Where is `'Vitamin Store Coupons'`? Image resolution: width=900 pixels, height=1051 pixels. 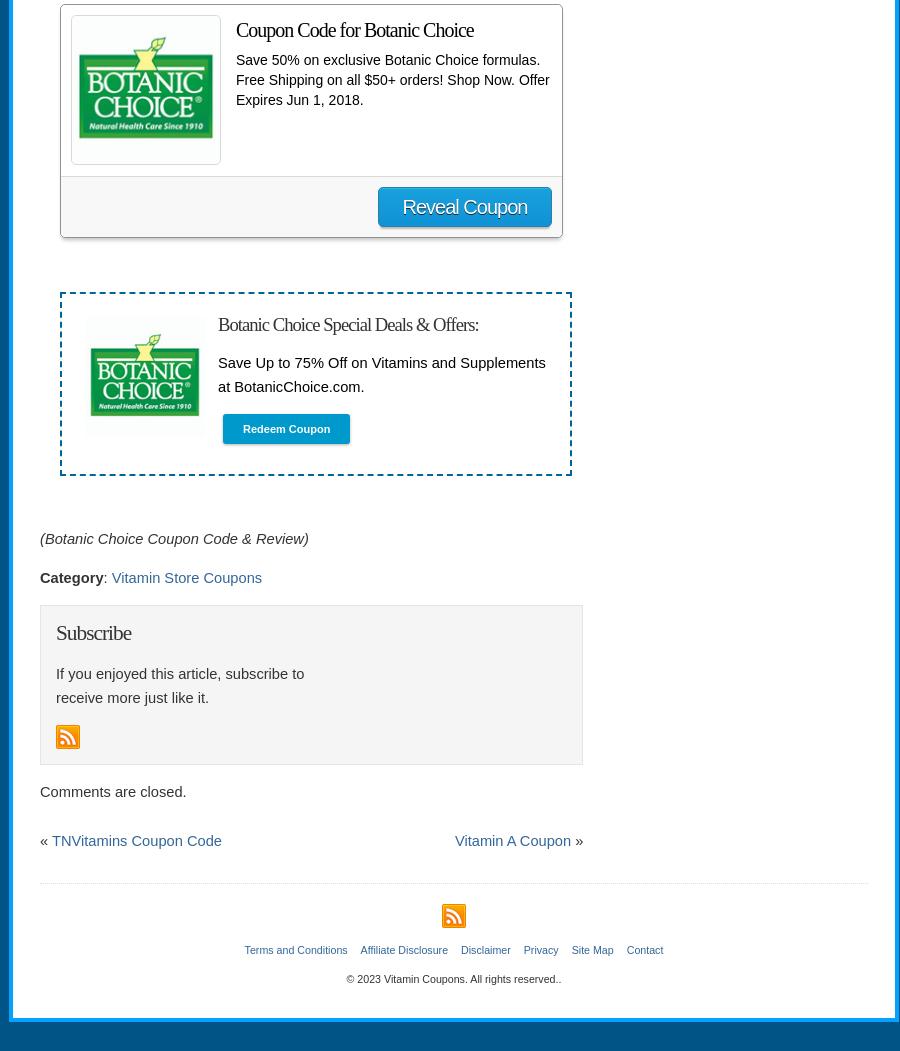 'Vitamin Store Coupons' is located at coordinates (186, 576).